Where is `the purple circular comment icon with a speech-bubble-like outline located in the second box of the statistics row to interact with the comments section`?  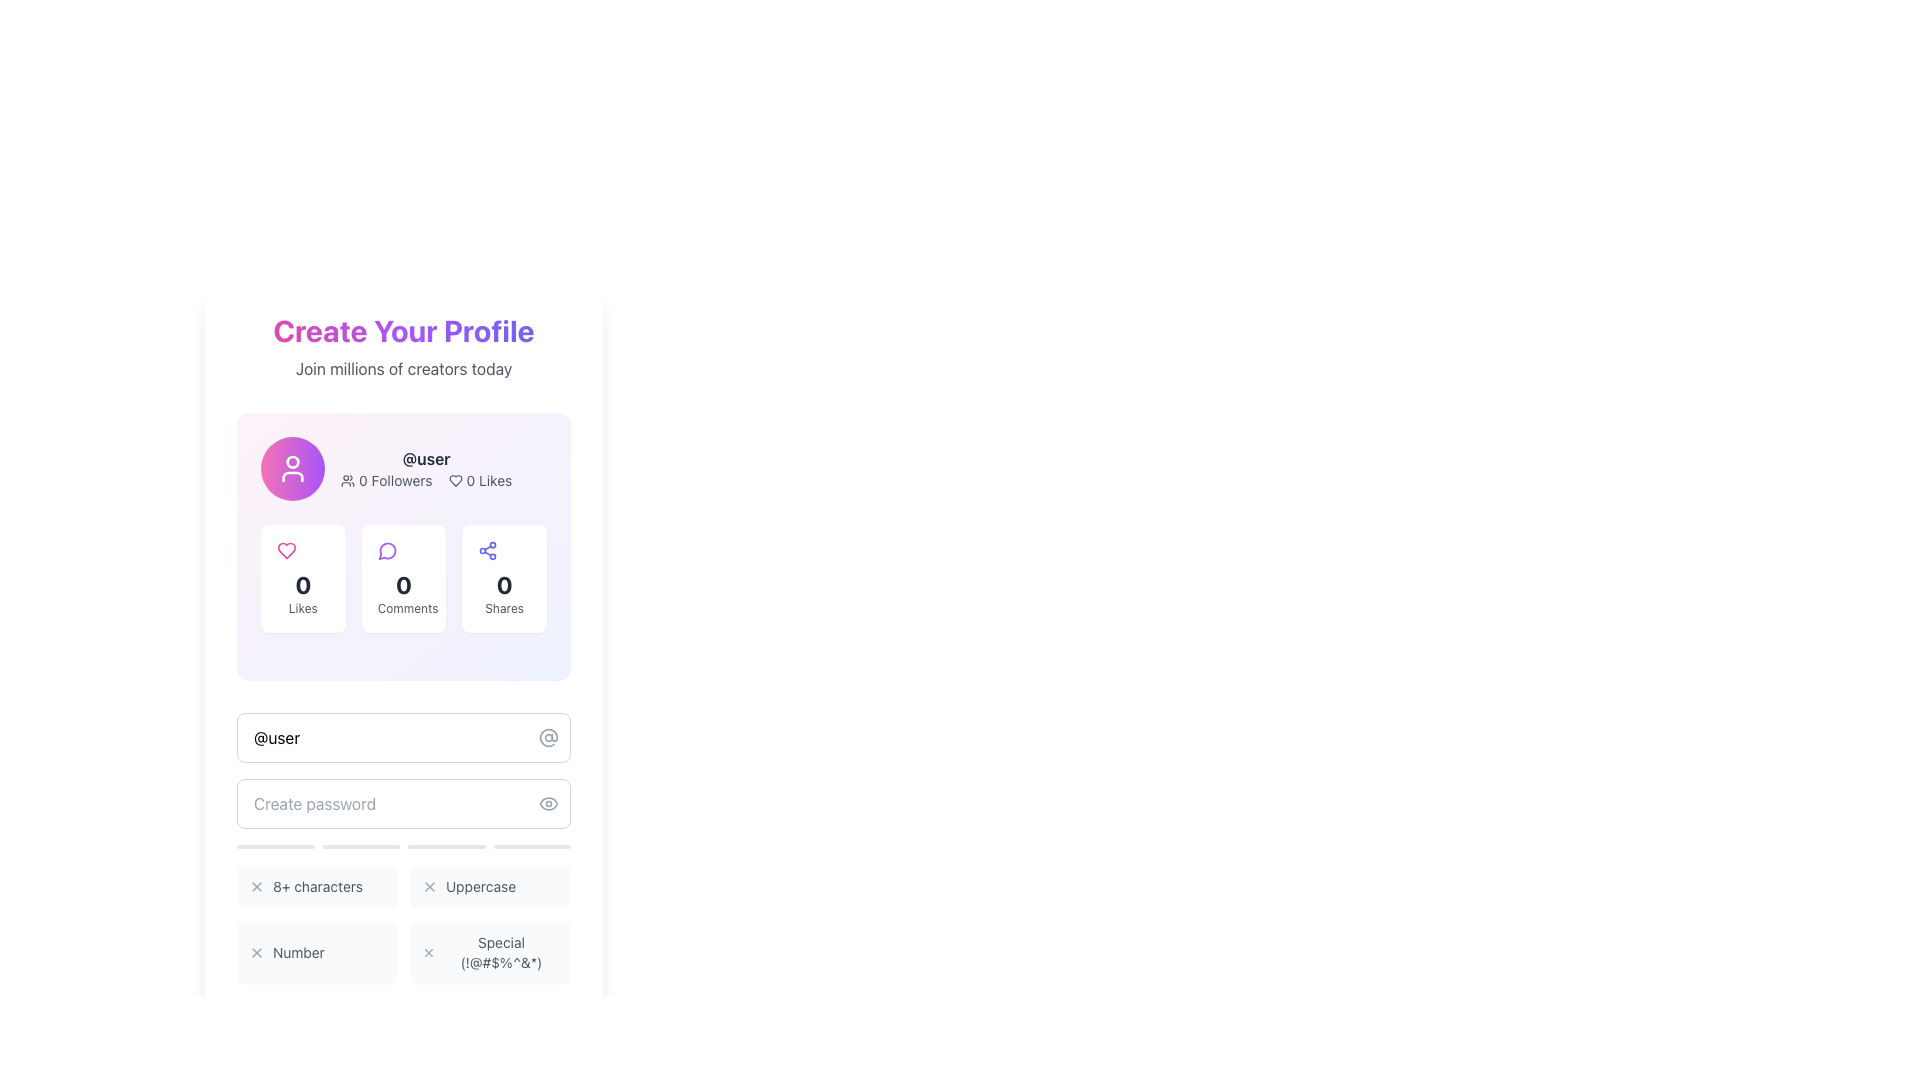
the purple circular comment icon with a speech-bubble-like outline located in the second box of the statistics row to interact with the comments section is located at coordinates (387, 551).